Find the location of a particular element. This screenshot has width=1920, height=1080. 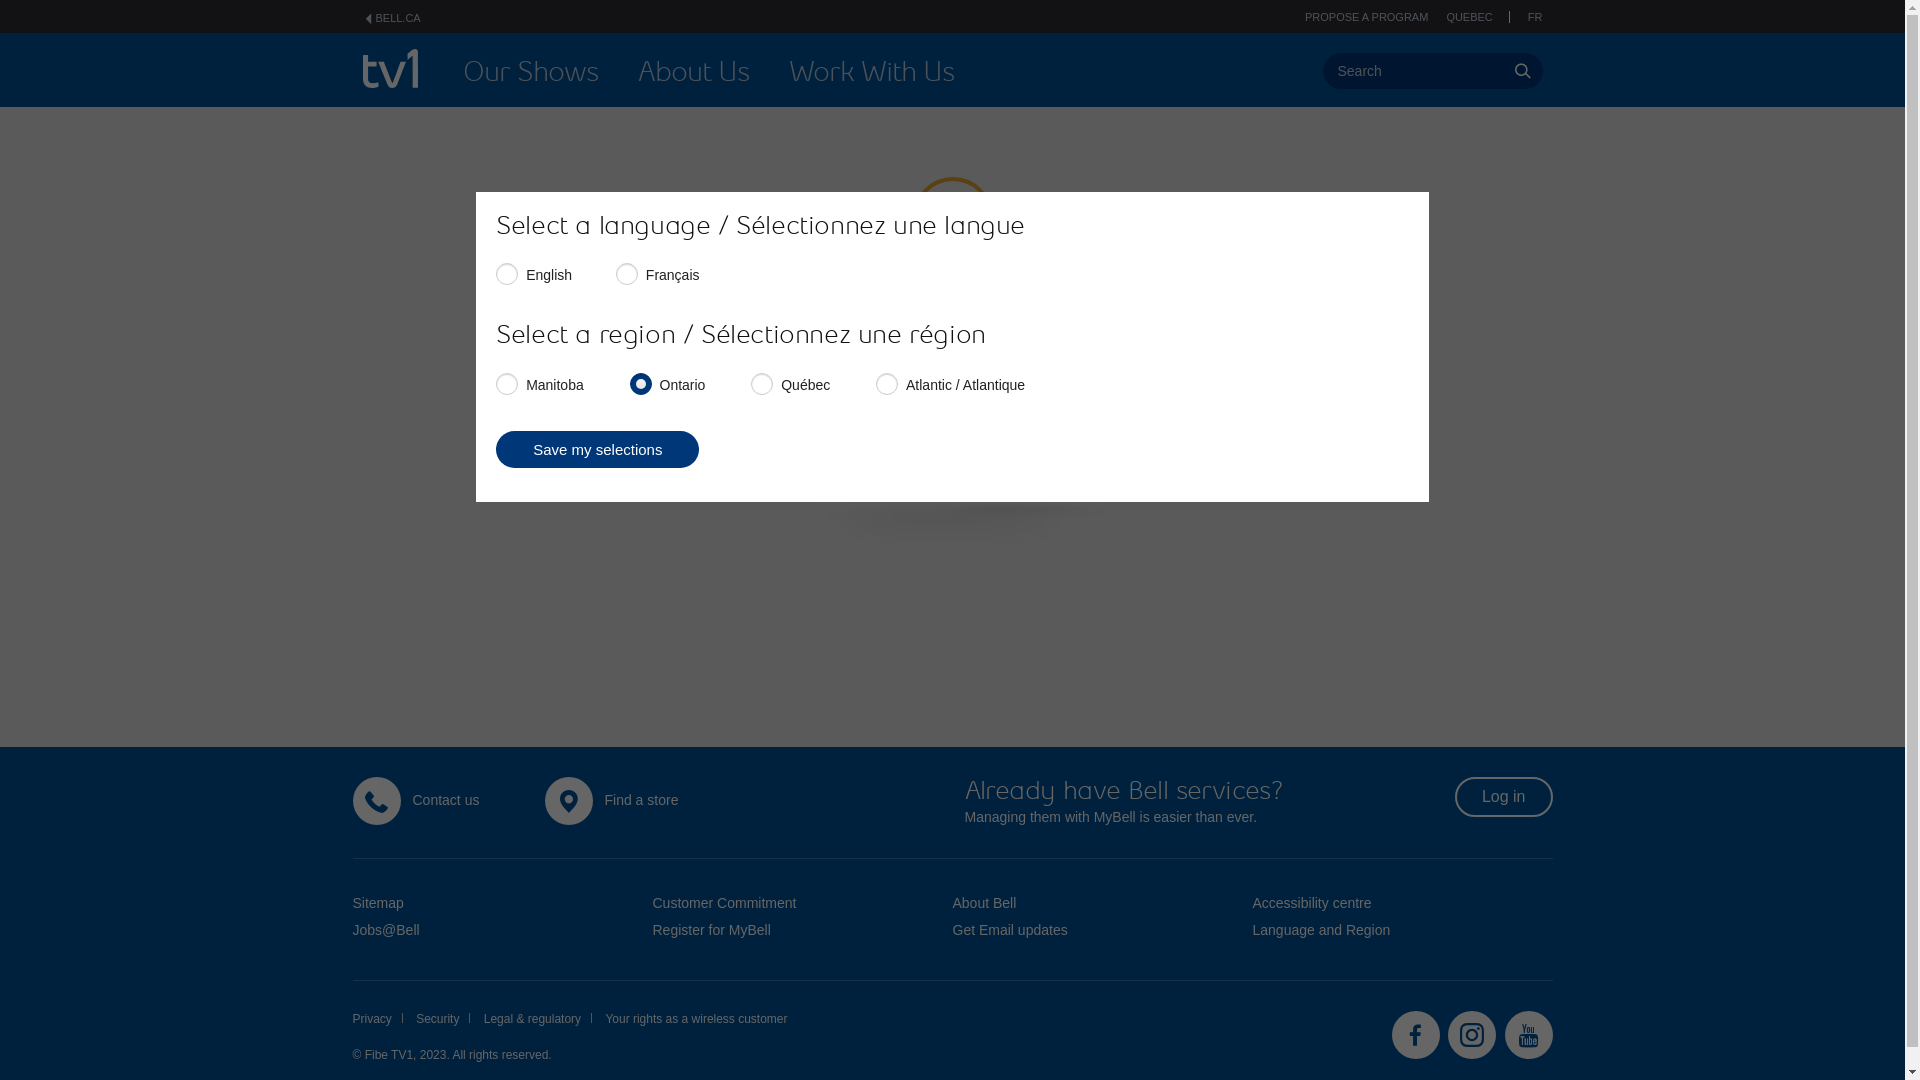

'QUEBEC' is located at coordinates (1477, 16).